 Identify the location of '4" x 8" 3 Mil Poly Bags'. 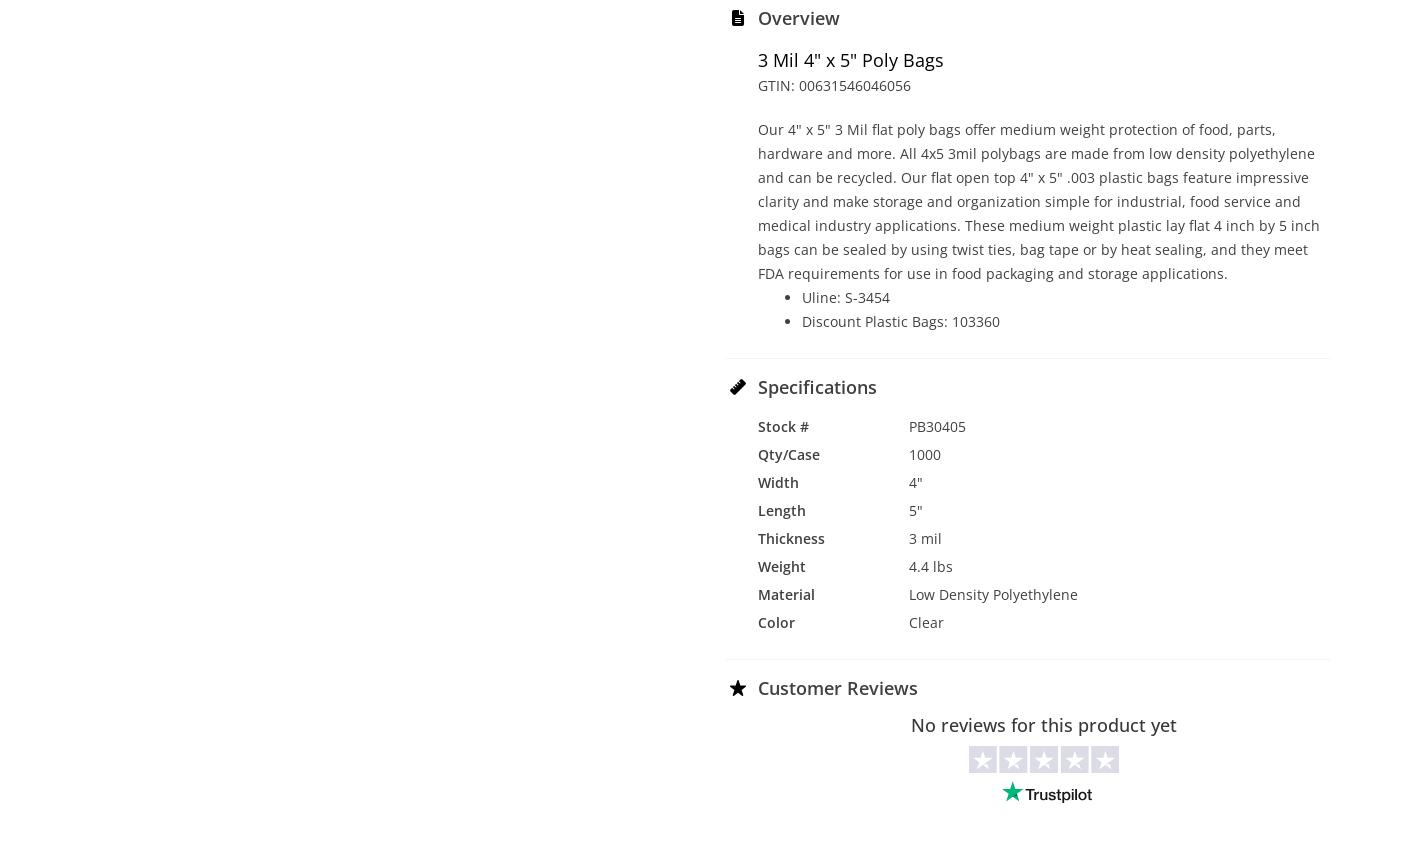
(1219, 306).